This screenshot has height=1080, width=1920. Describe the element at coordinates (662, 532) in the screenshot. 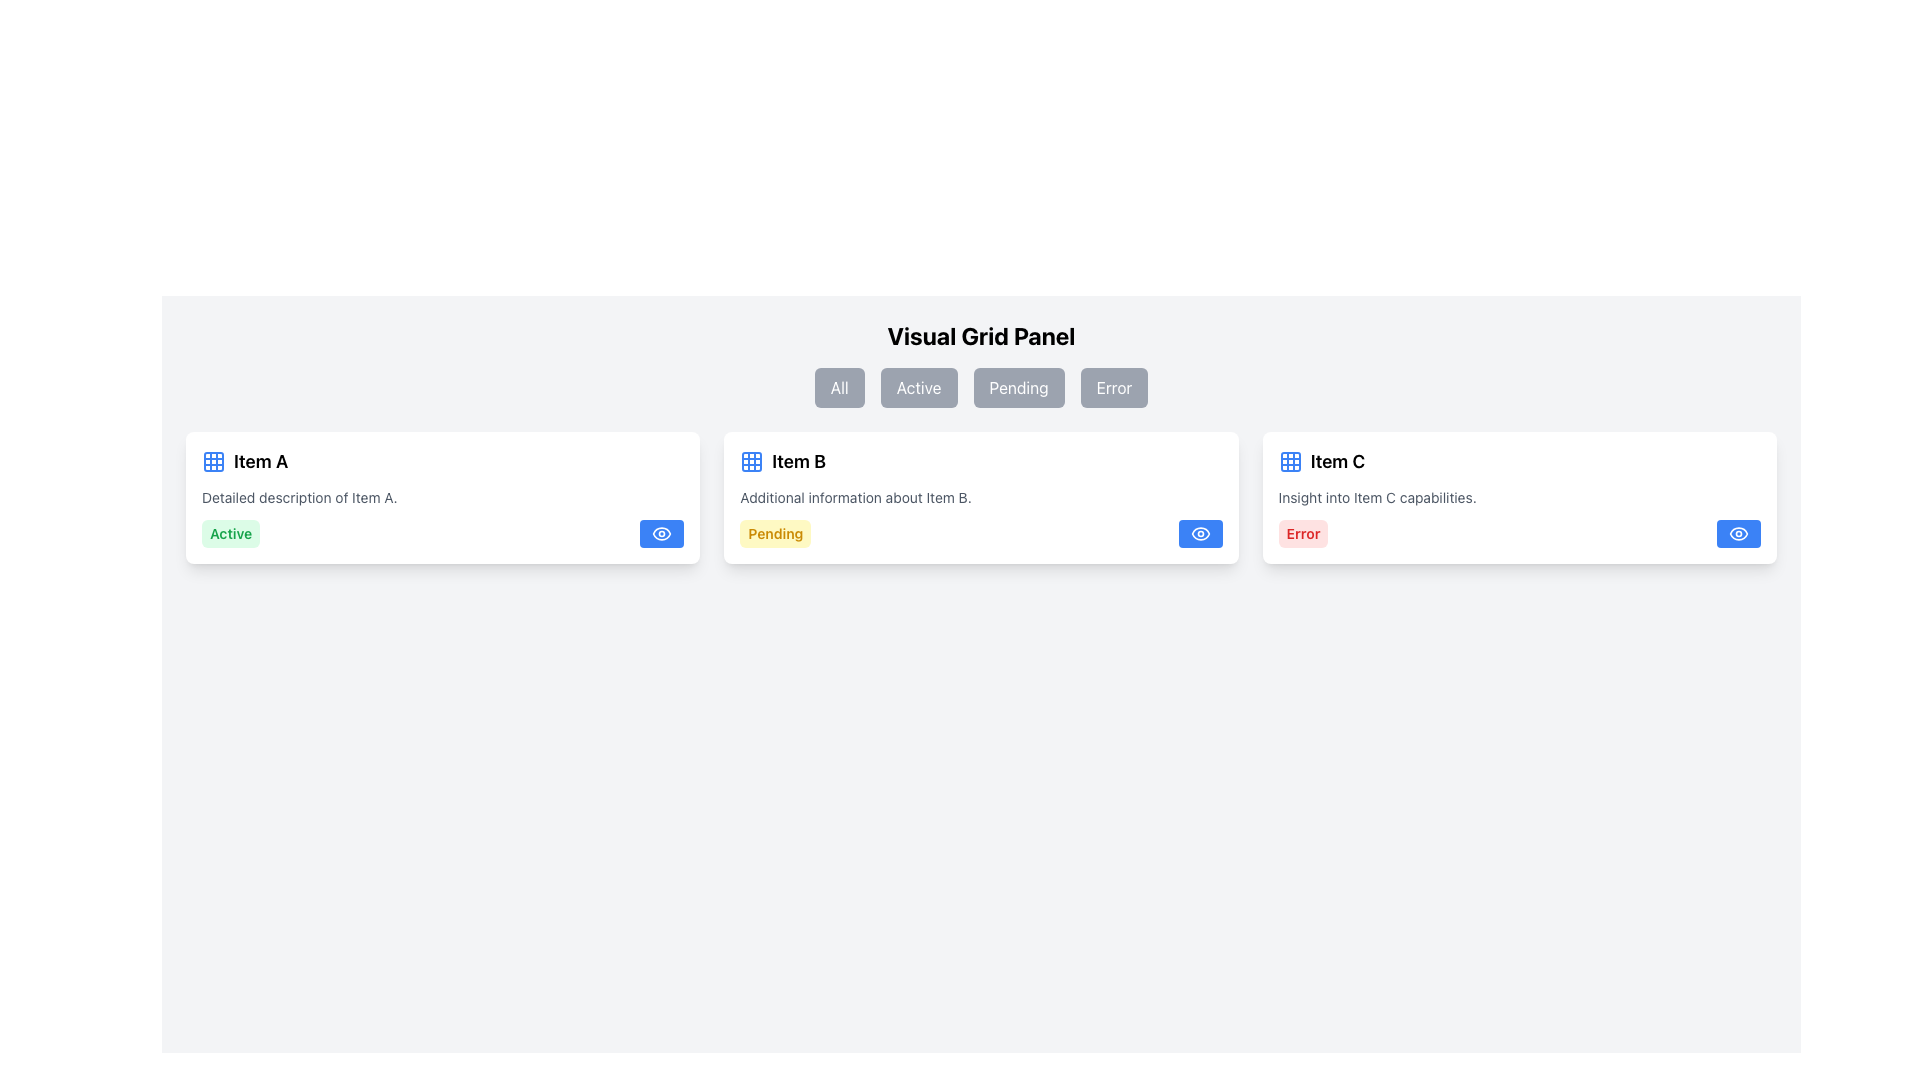

I see `the eye icon centered inside the blue rounded button labeled 'Active' under the 'Item A' section` at that location.